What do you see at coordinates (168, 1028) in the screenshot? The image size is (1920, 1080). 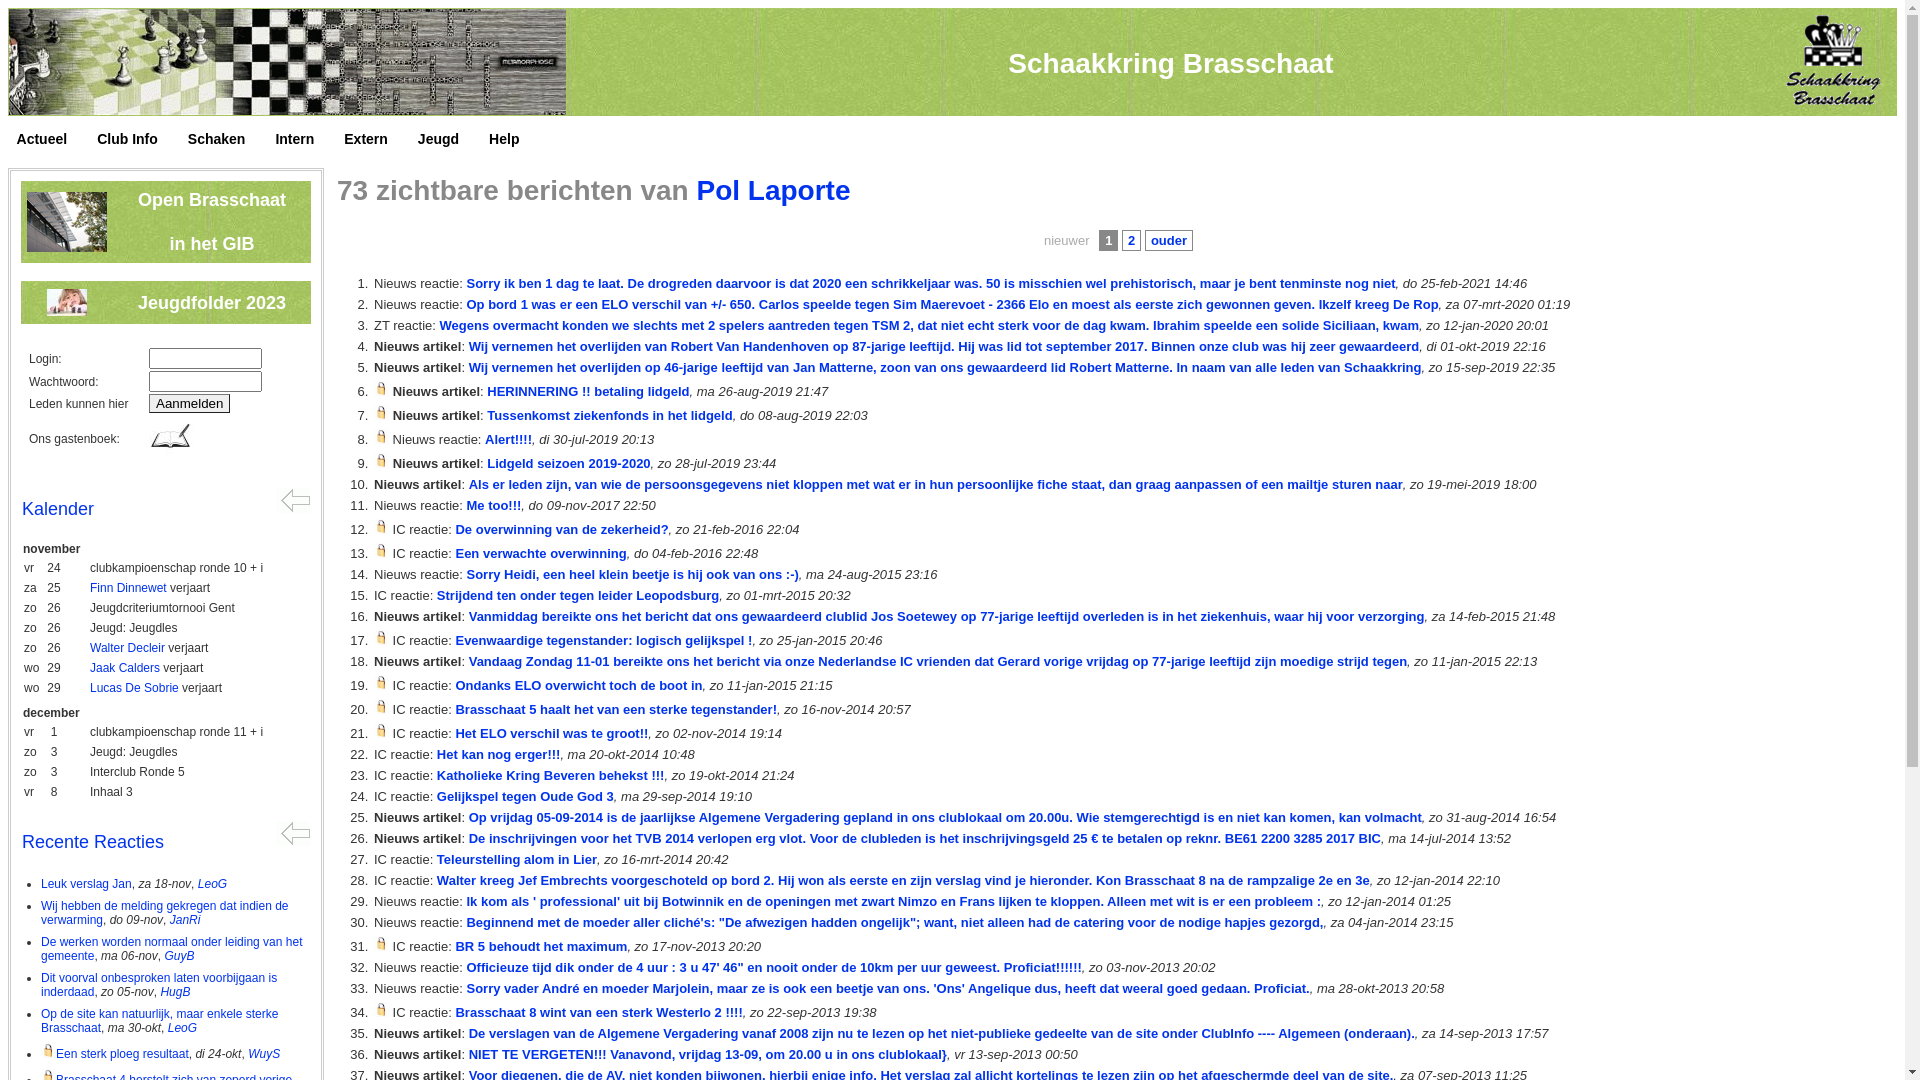 I see `'LeoG'` at bounding box center [168, 1028].